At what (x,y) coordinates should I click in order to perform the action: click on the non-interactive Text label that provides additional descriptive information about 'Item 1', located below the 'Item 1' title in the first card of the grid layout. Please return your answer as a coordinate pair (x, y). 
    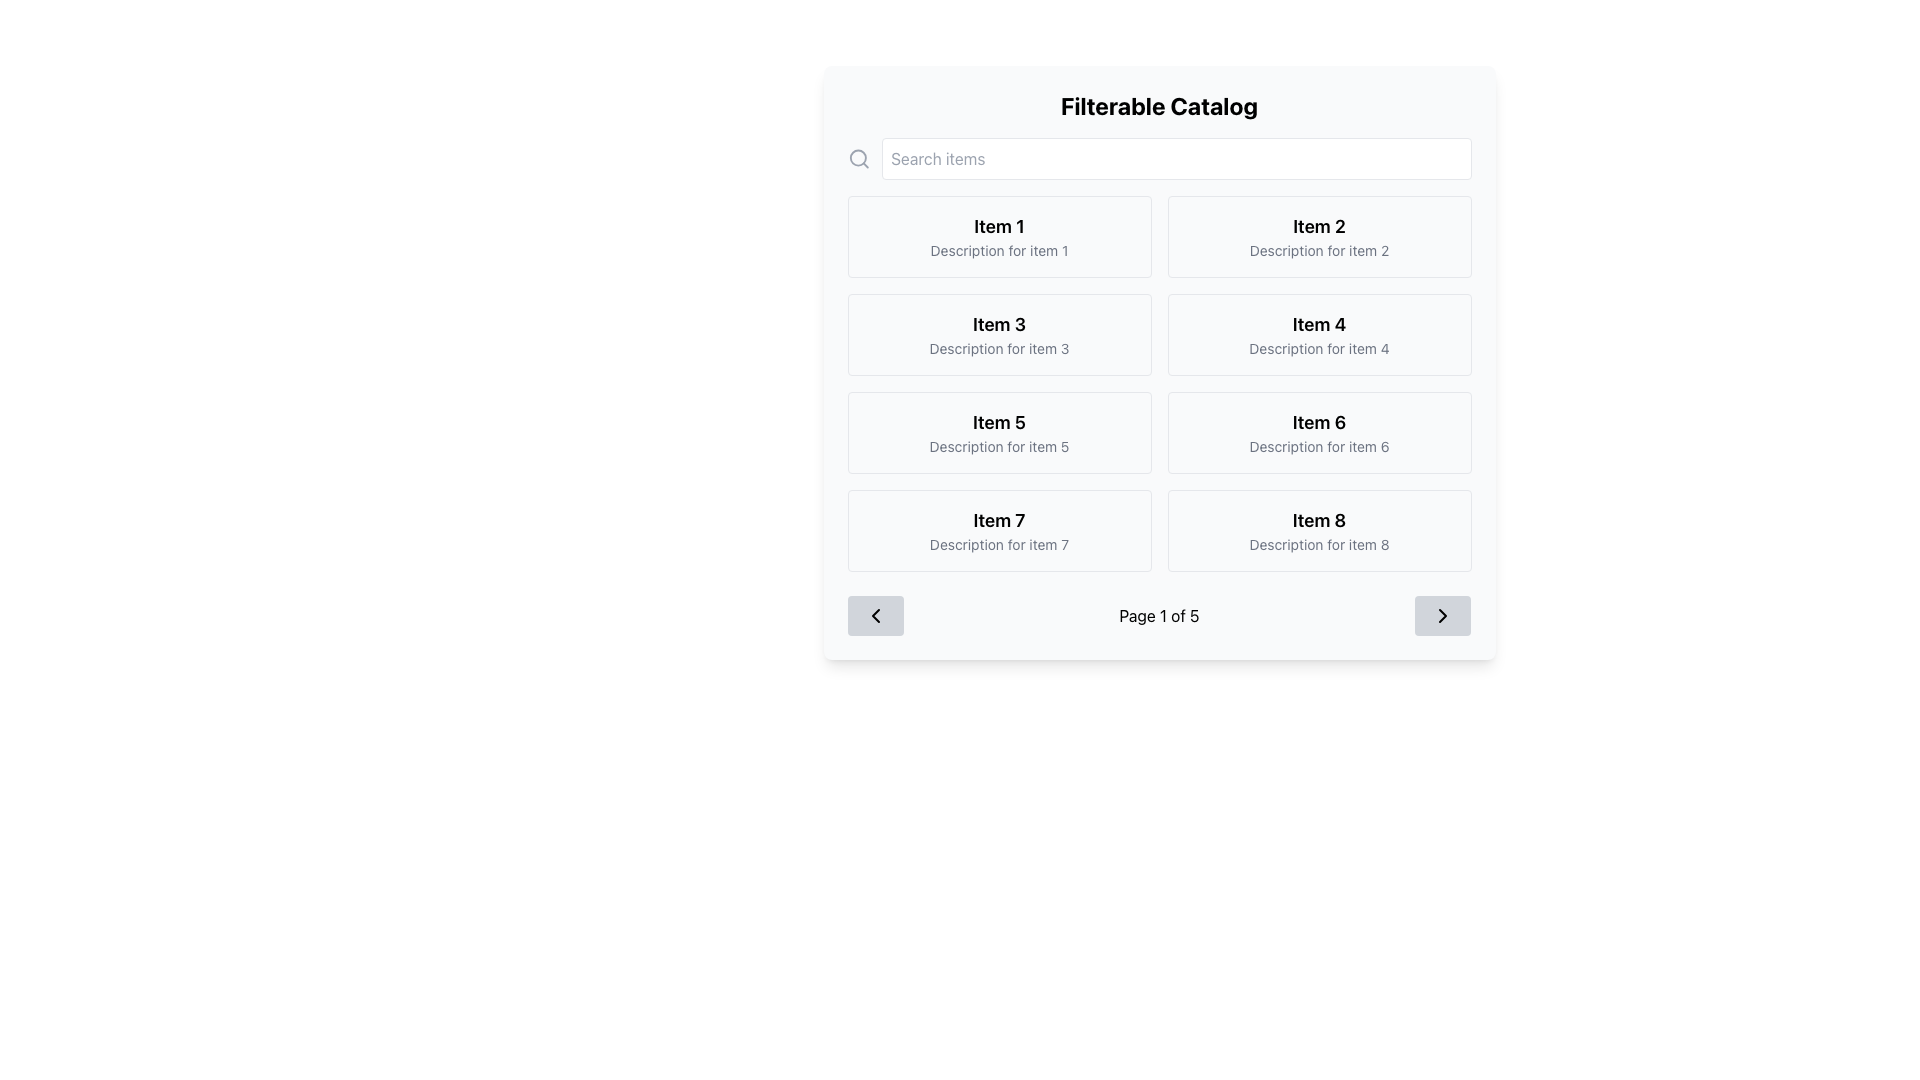
    Looking at the image, I should click on (999, 249).